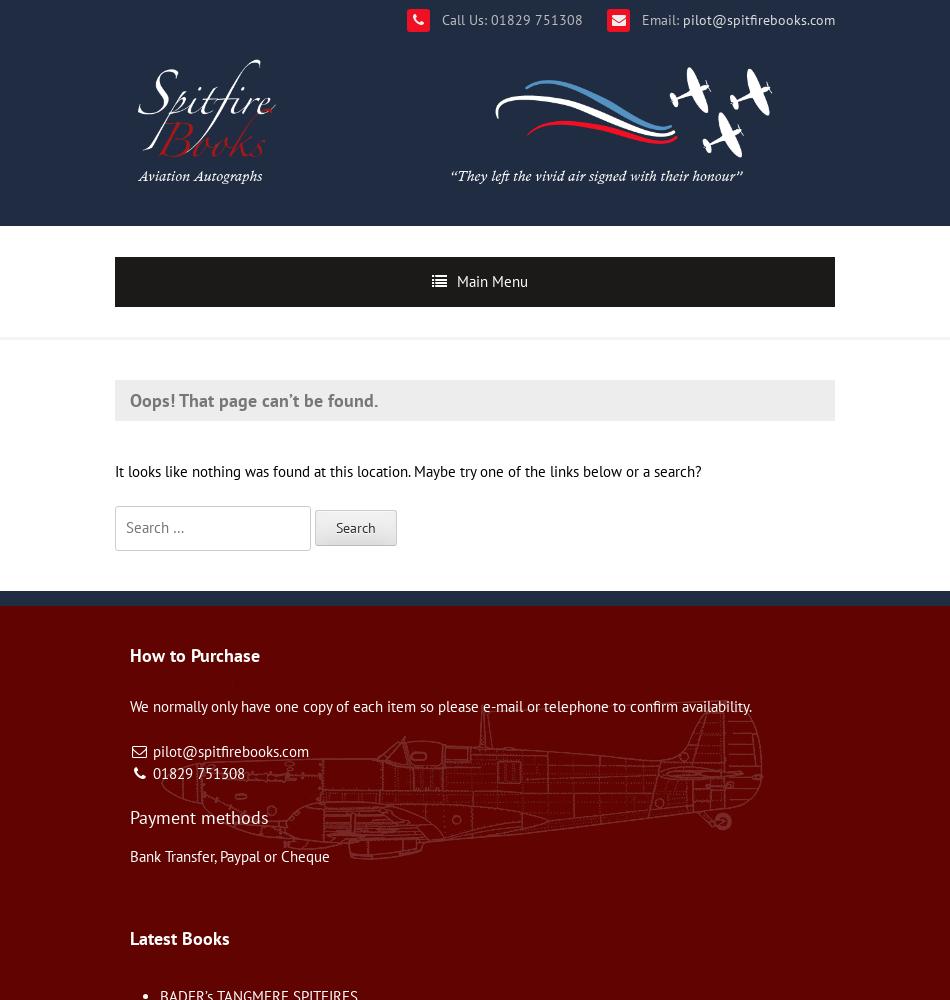 Image resolution: width=950 pixels, height=1000 pixels. I want to click on 'We normally only have one copy of each item so please e-mail or telephone to confirm availability.', so click(439, 704).